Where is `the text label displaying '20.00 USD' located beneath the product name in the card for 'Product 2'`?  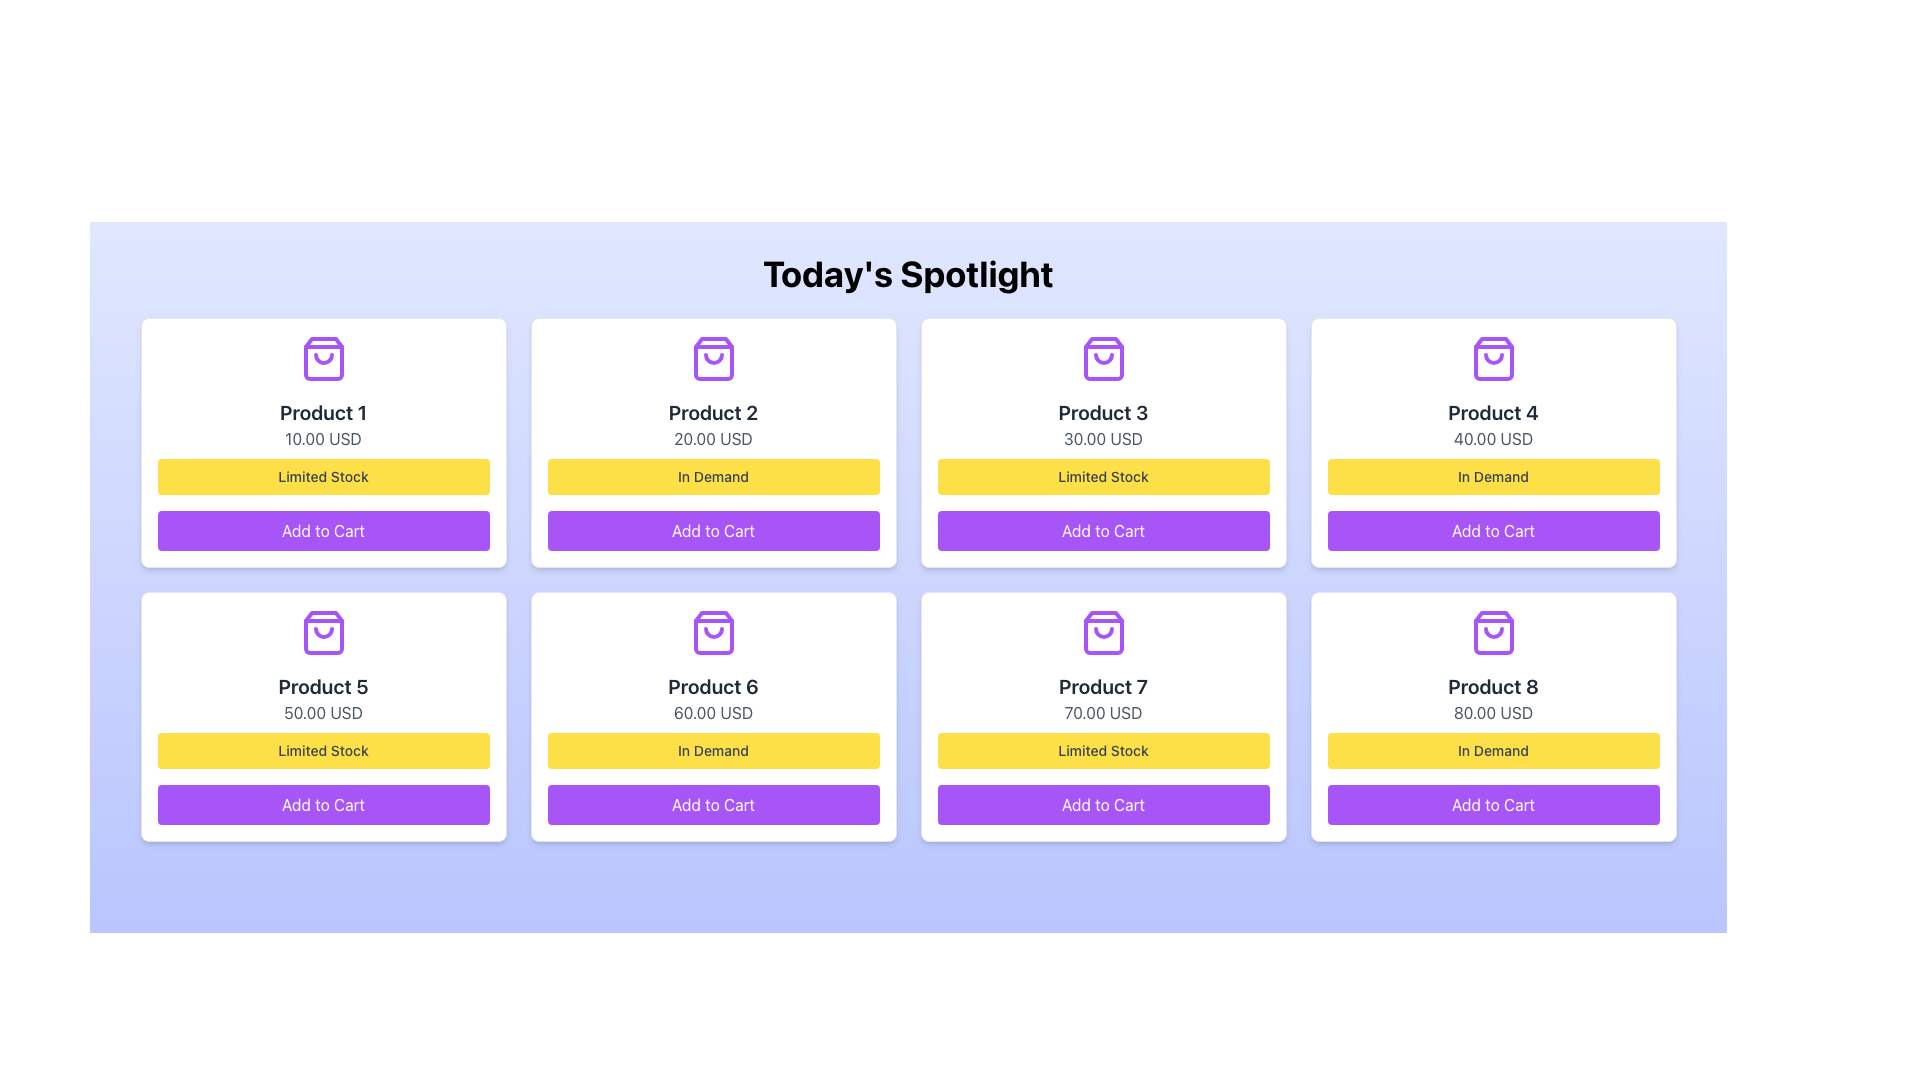
the text label displaying '20.00 USD' located beneath the product name in the card for 'Product 2' is located at coordinates (713, 438).